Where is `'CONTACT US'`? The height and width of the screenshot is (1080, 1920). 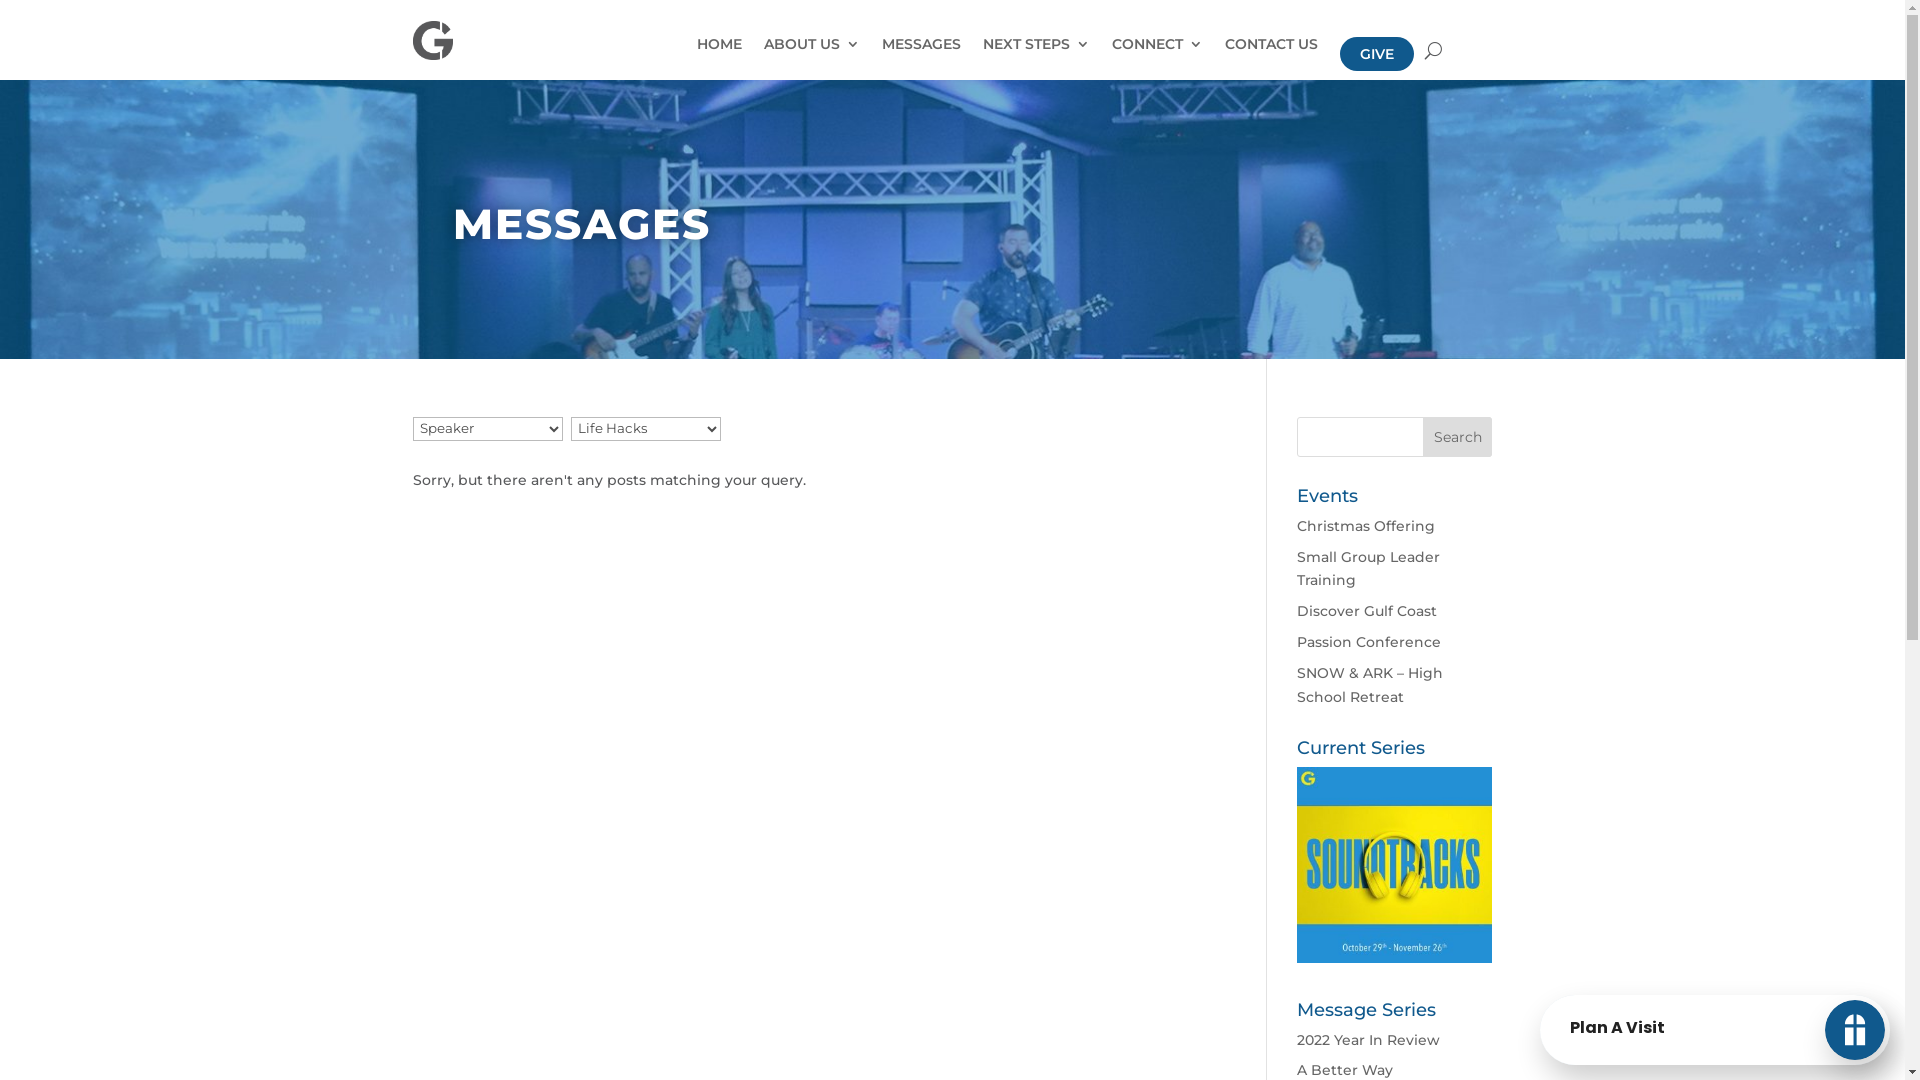 'CONTACT US' is located at coordinates (1270, 53).